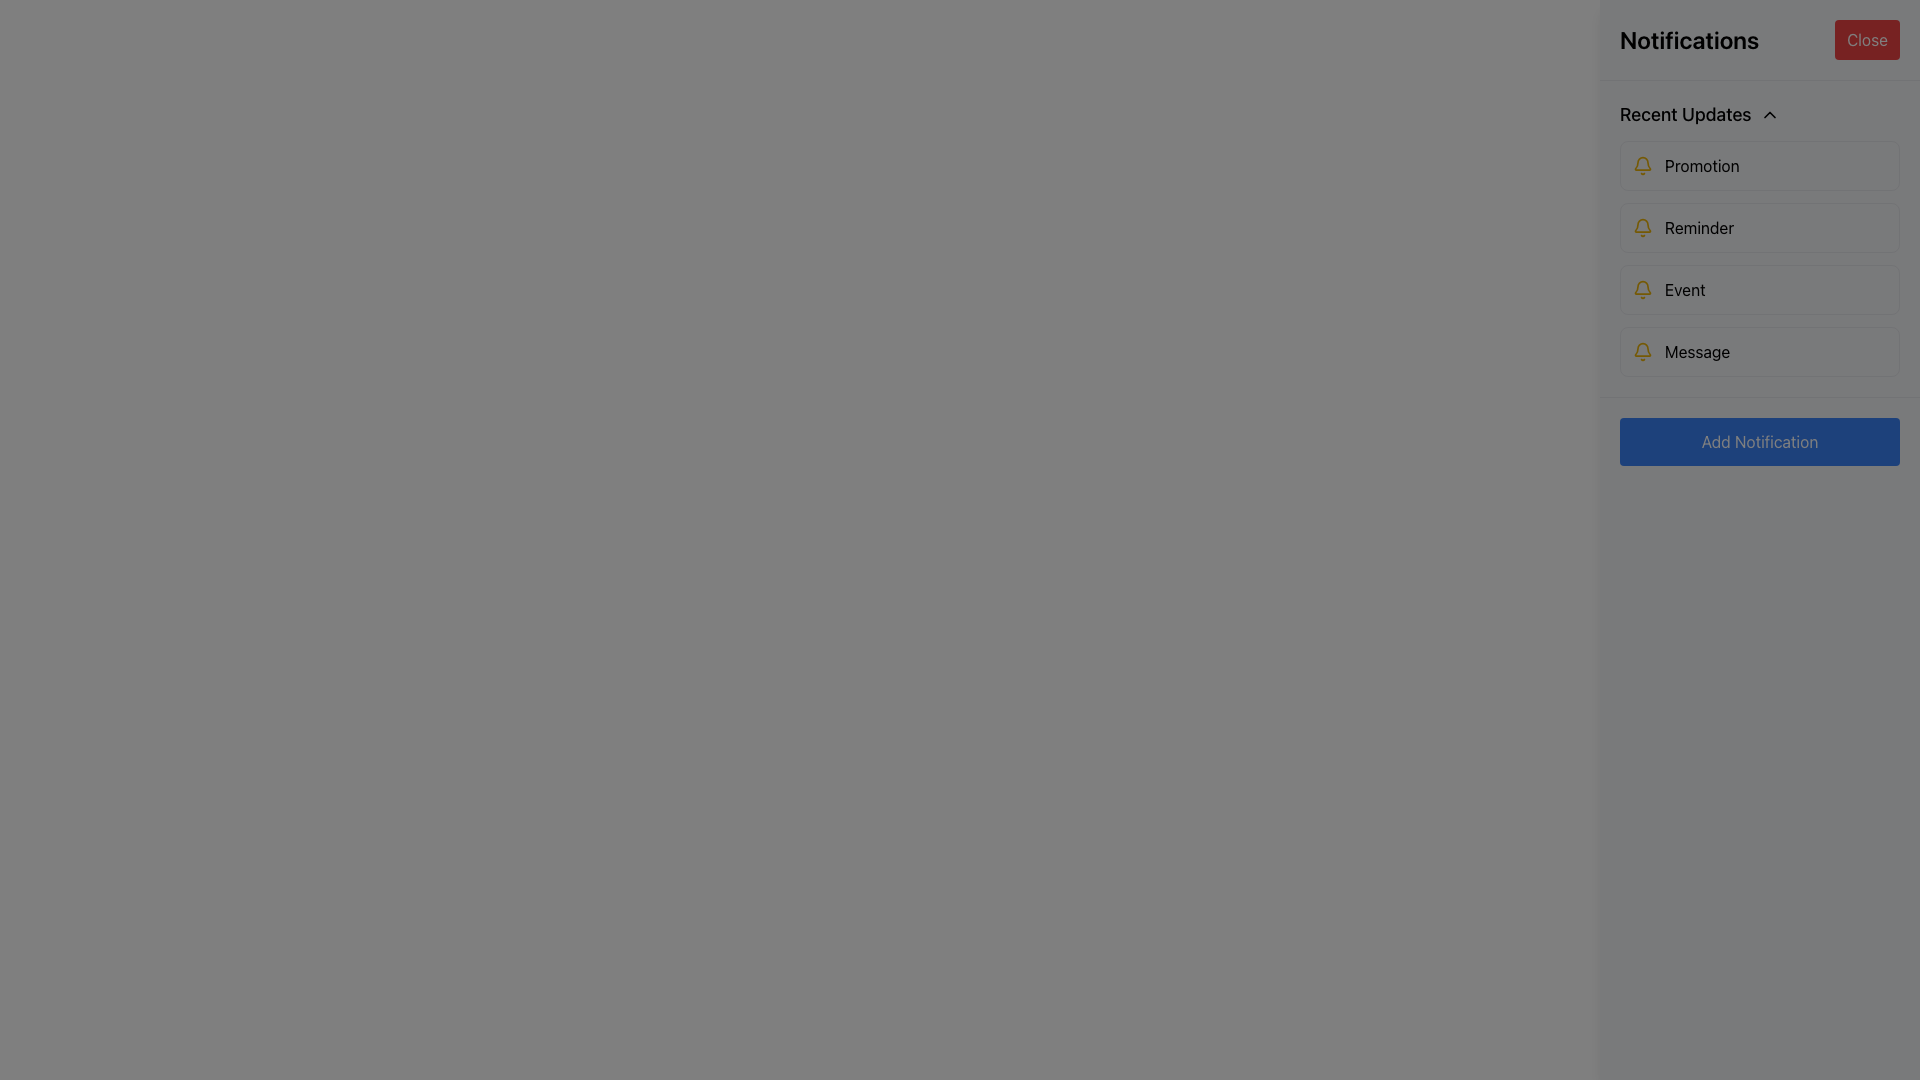  Describe the element at coordinates (1760, 257) in the screenshot. I see `the 'Reminder' notification item in the 'Recent Updates' section` at that location.